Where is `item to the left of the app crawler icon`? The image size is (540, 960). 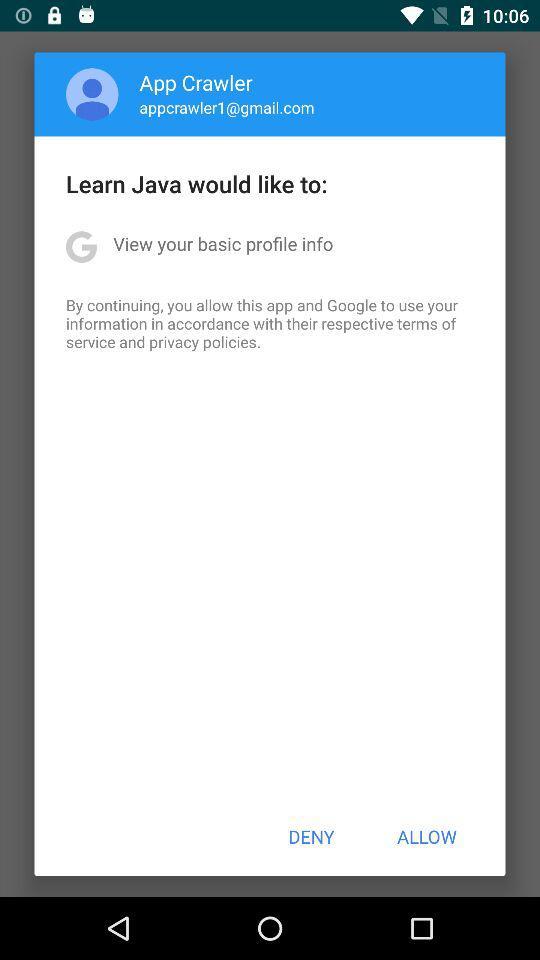 item to the left of the app crawler icon is located at coordinates (91, 94).